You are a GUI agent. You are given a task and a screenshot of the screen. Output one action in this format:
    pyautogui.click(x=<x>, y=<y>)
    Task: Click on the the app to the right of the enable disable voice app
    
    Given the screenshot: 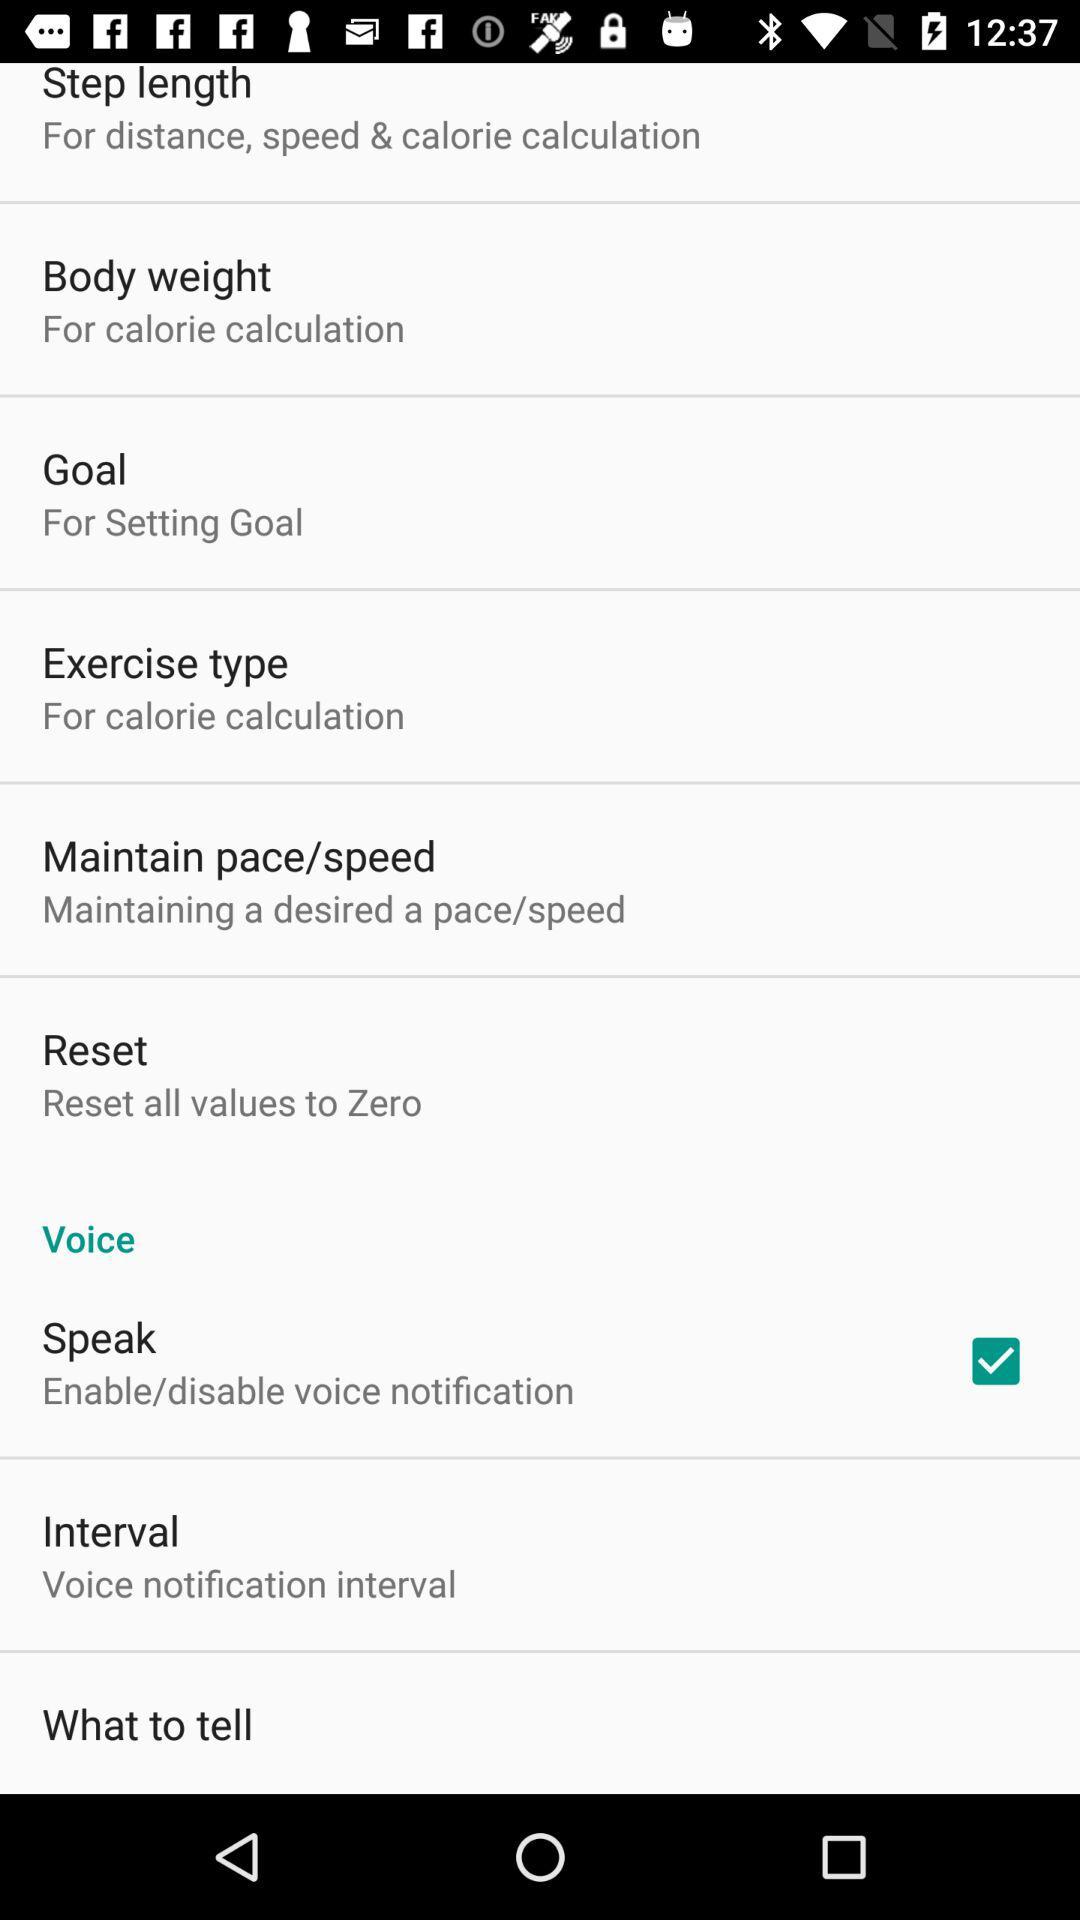 What is the action you would take?
    pyautogui.click(x=995, y=1360)
    